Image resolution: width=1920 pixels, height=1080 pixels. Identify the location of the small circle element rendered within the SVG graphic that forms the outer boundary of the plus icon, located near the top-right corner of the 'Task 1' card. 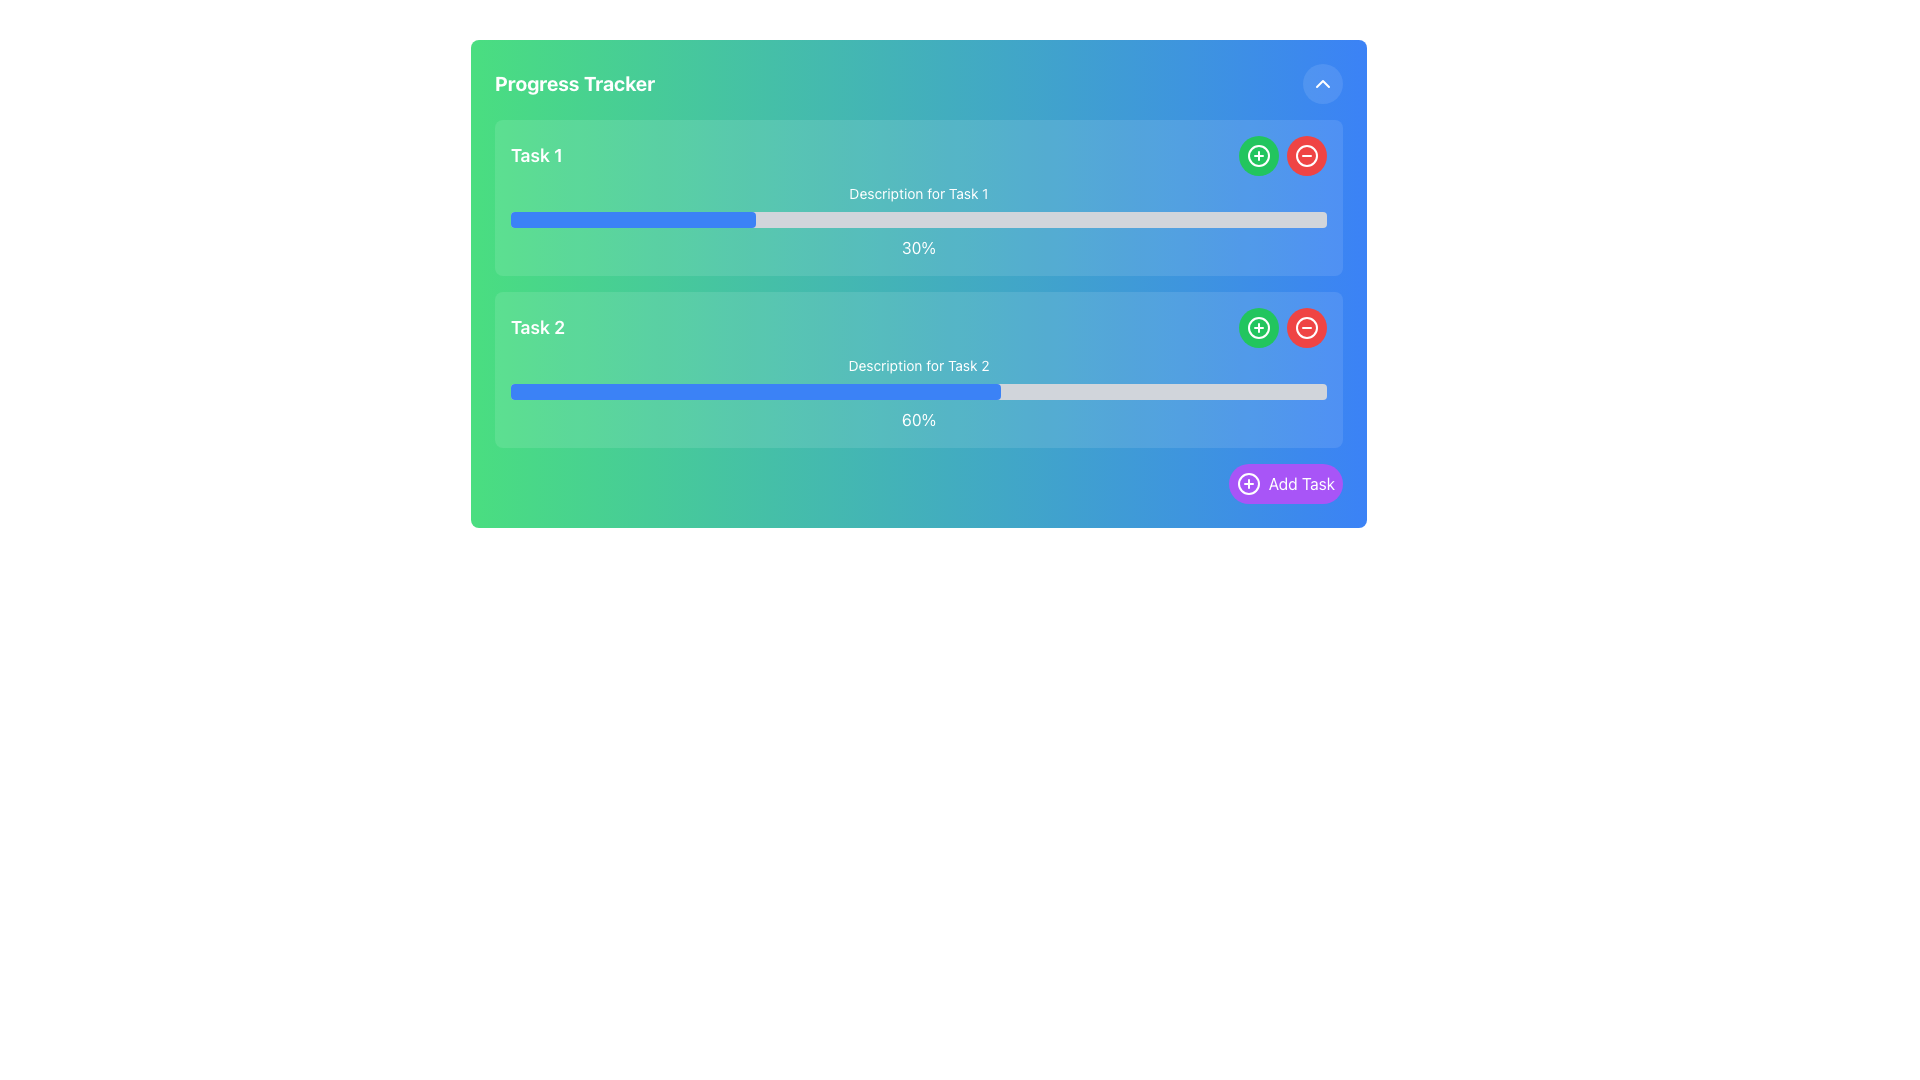
(1257, 326).